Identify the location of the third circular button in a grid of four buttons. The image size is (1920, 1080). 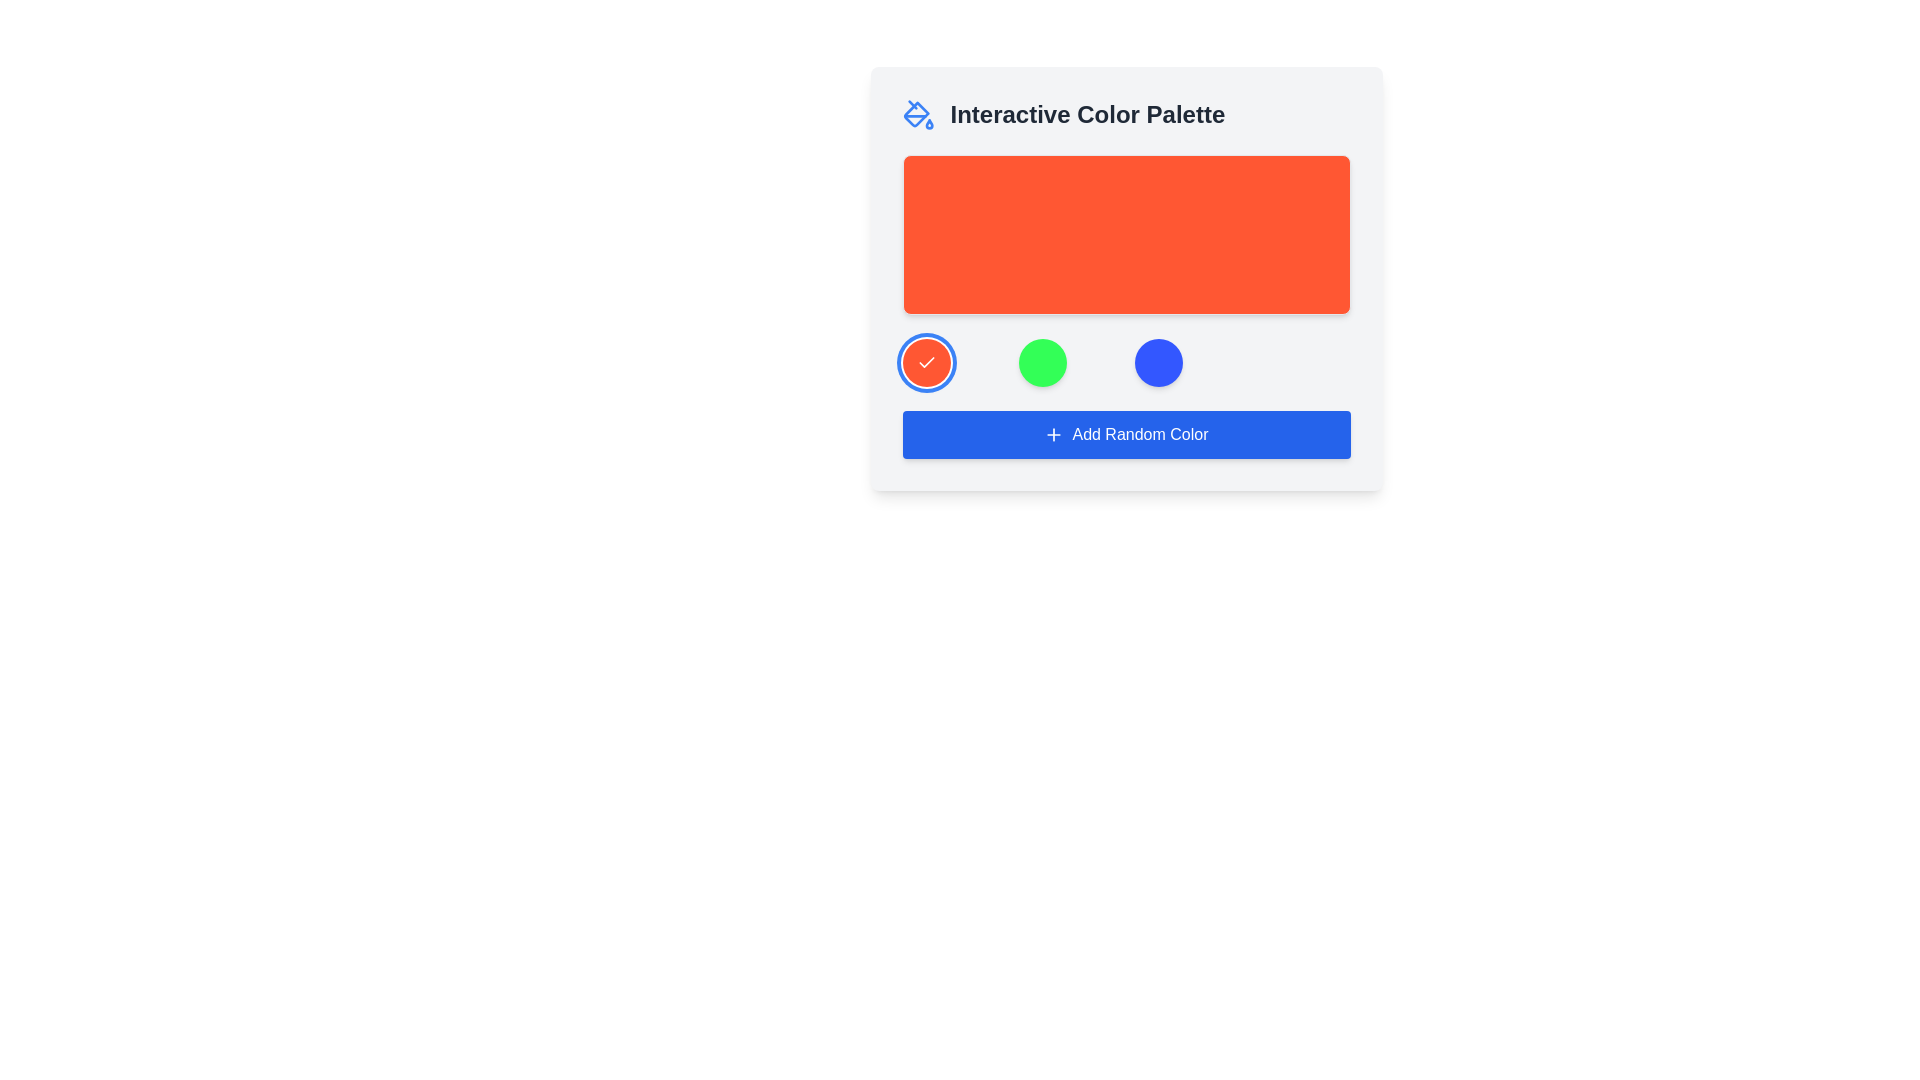
(1158, 362).